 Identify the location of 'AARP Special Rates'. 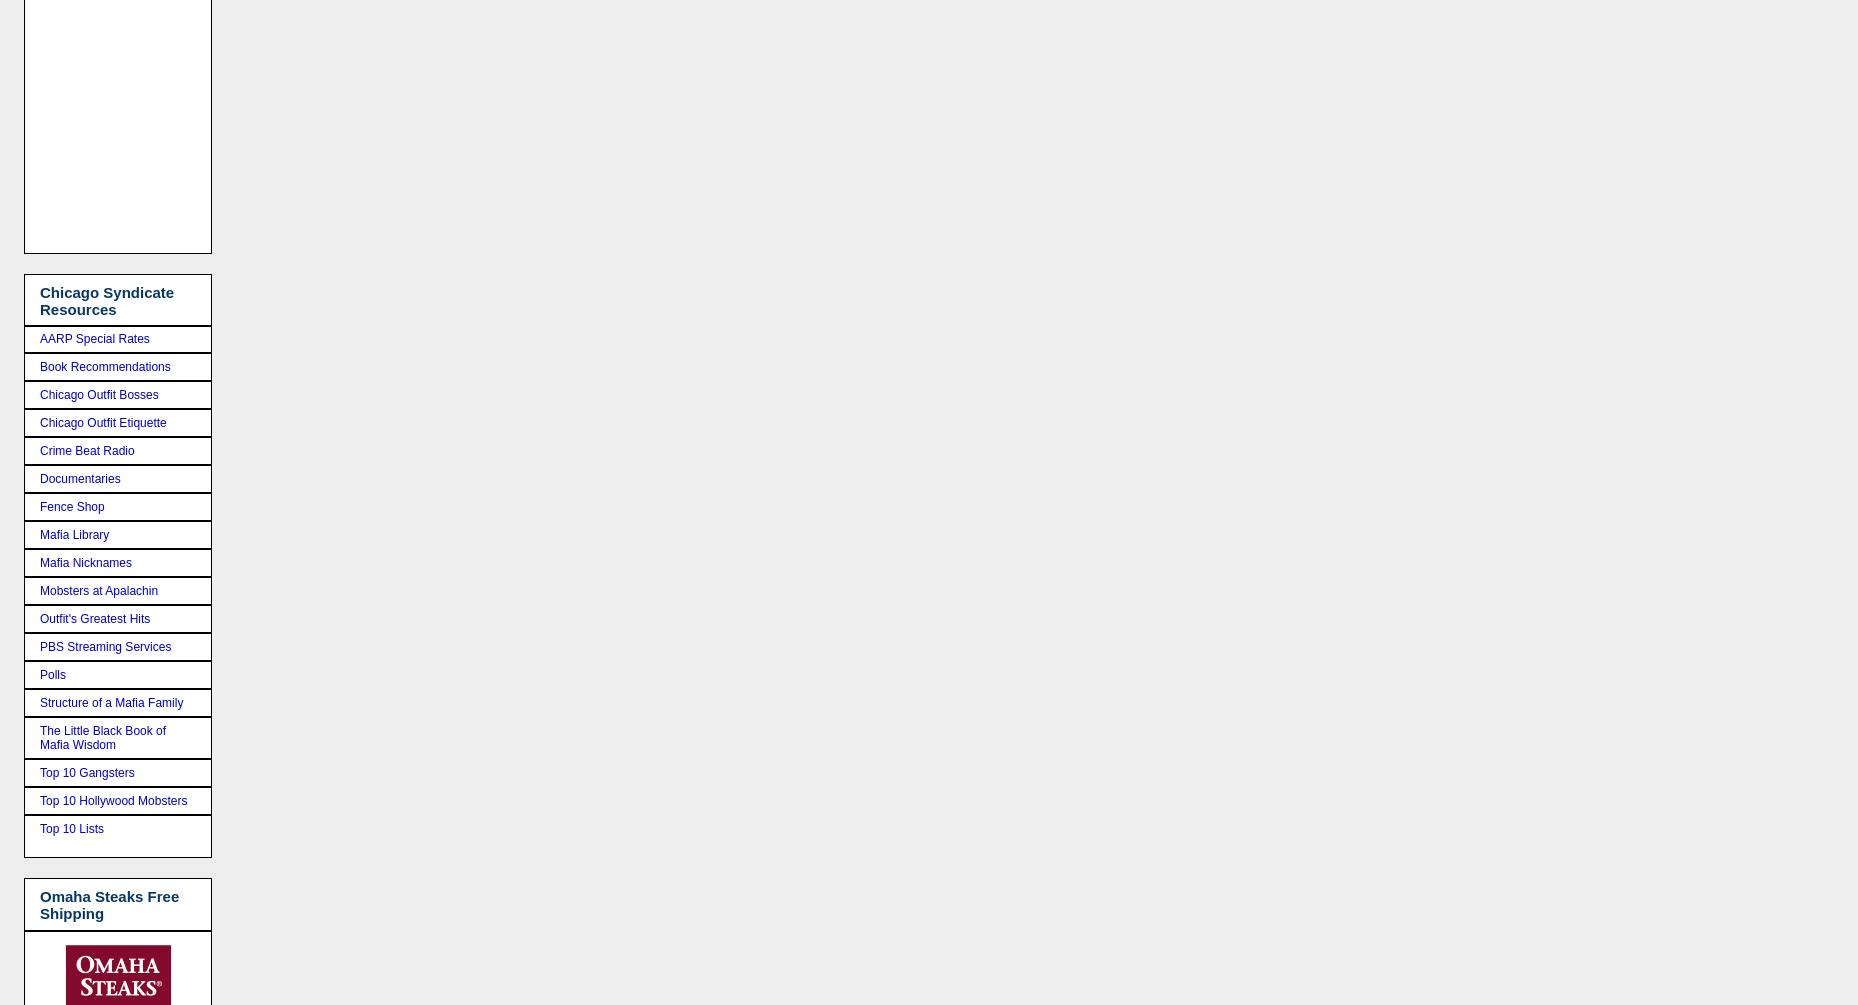
(94, 338).